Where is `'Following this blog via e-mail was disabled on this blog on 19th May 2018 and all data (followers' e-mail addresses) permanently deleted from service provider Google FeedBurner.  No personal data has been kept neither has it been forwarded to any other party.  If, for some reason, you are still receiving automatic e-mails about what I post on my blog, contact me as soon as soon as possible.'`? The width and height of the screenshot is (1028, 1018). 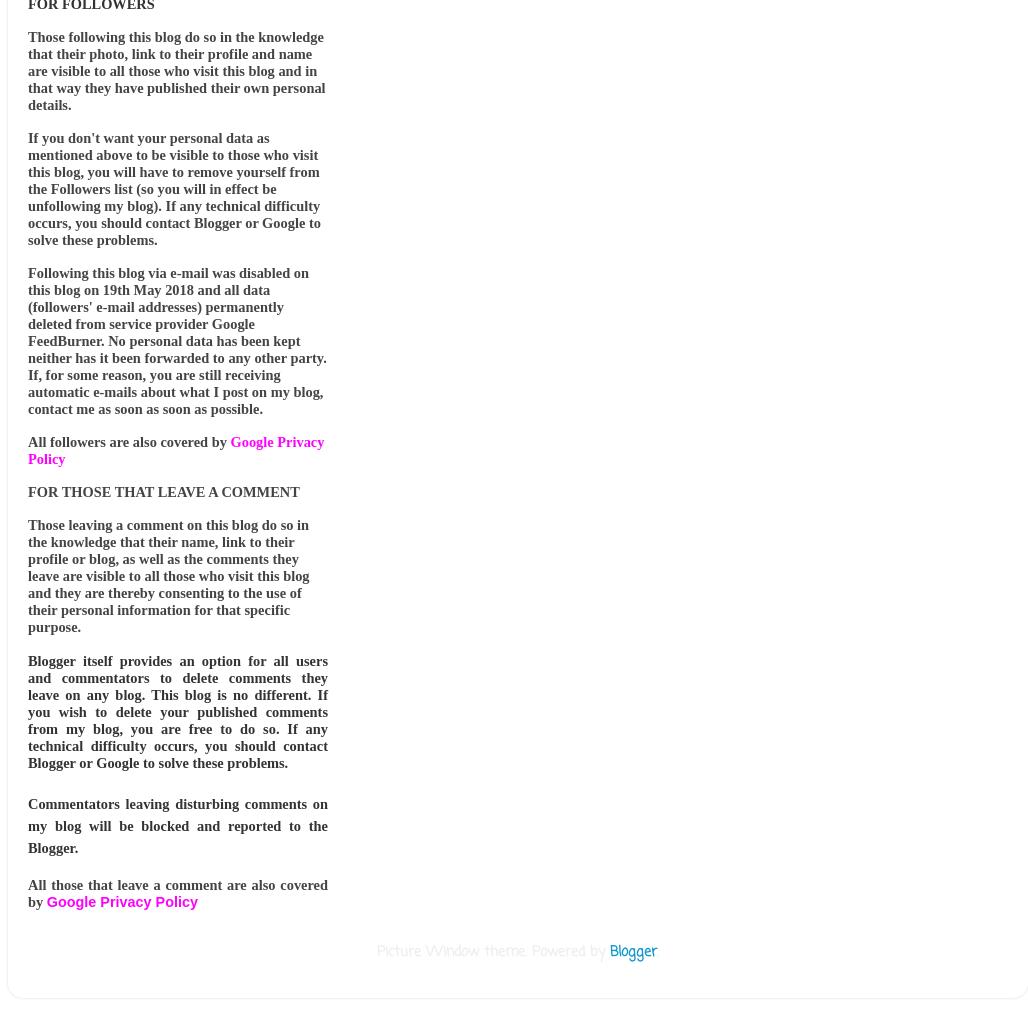 'Following this blog via e-mail was disabled on this blog on 19th May 2018 and all data (followers' e-mail addresses) permanently deleted from service provider Google FeedBurner.  No personal data has been kept neither has it been forwarded to any other party.  If, for some reason, you are still receiving automatic e-mails about what I post on my blog, contact me as soon as soon as possible.' is located at coordinates (177, 340).